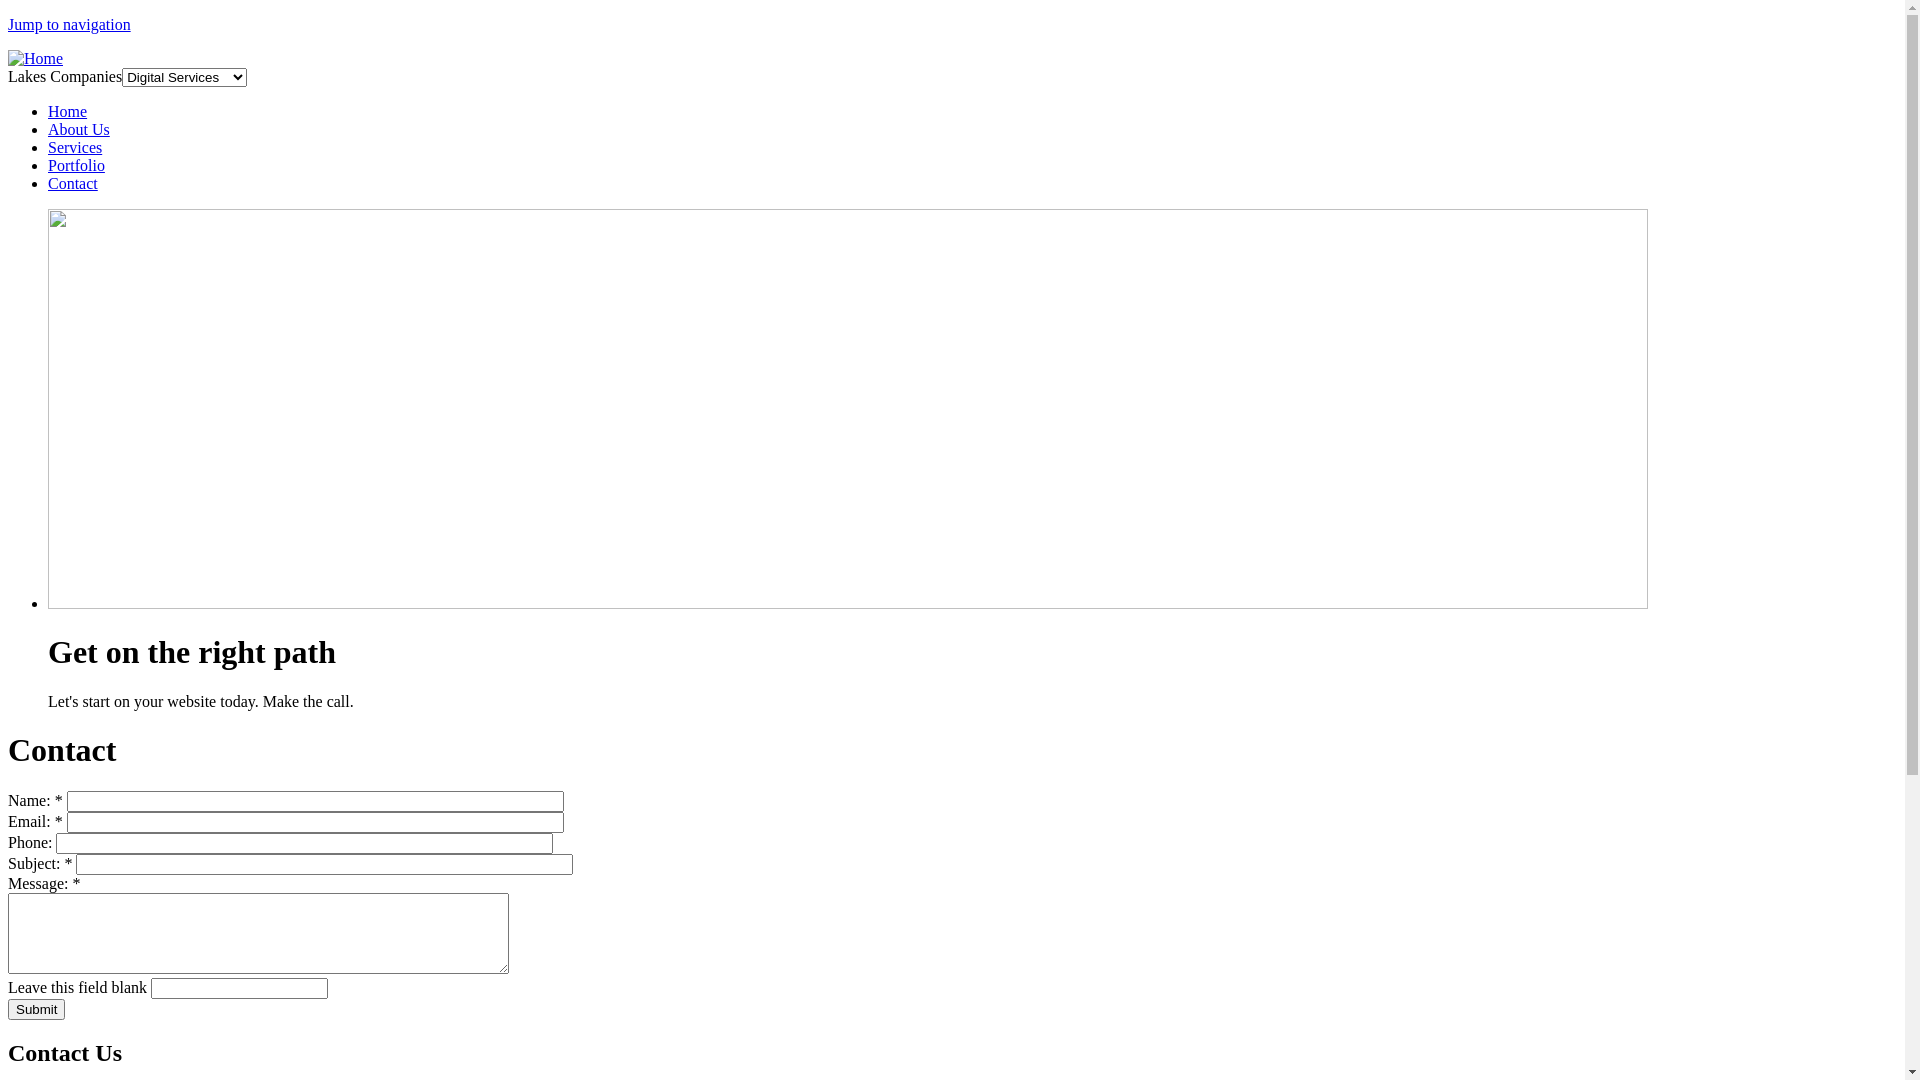 This screenshot has width=1920, height=1080. I want to click on 'Contact', so click(72, 183).